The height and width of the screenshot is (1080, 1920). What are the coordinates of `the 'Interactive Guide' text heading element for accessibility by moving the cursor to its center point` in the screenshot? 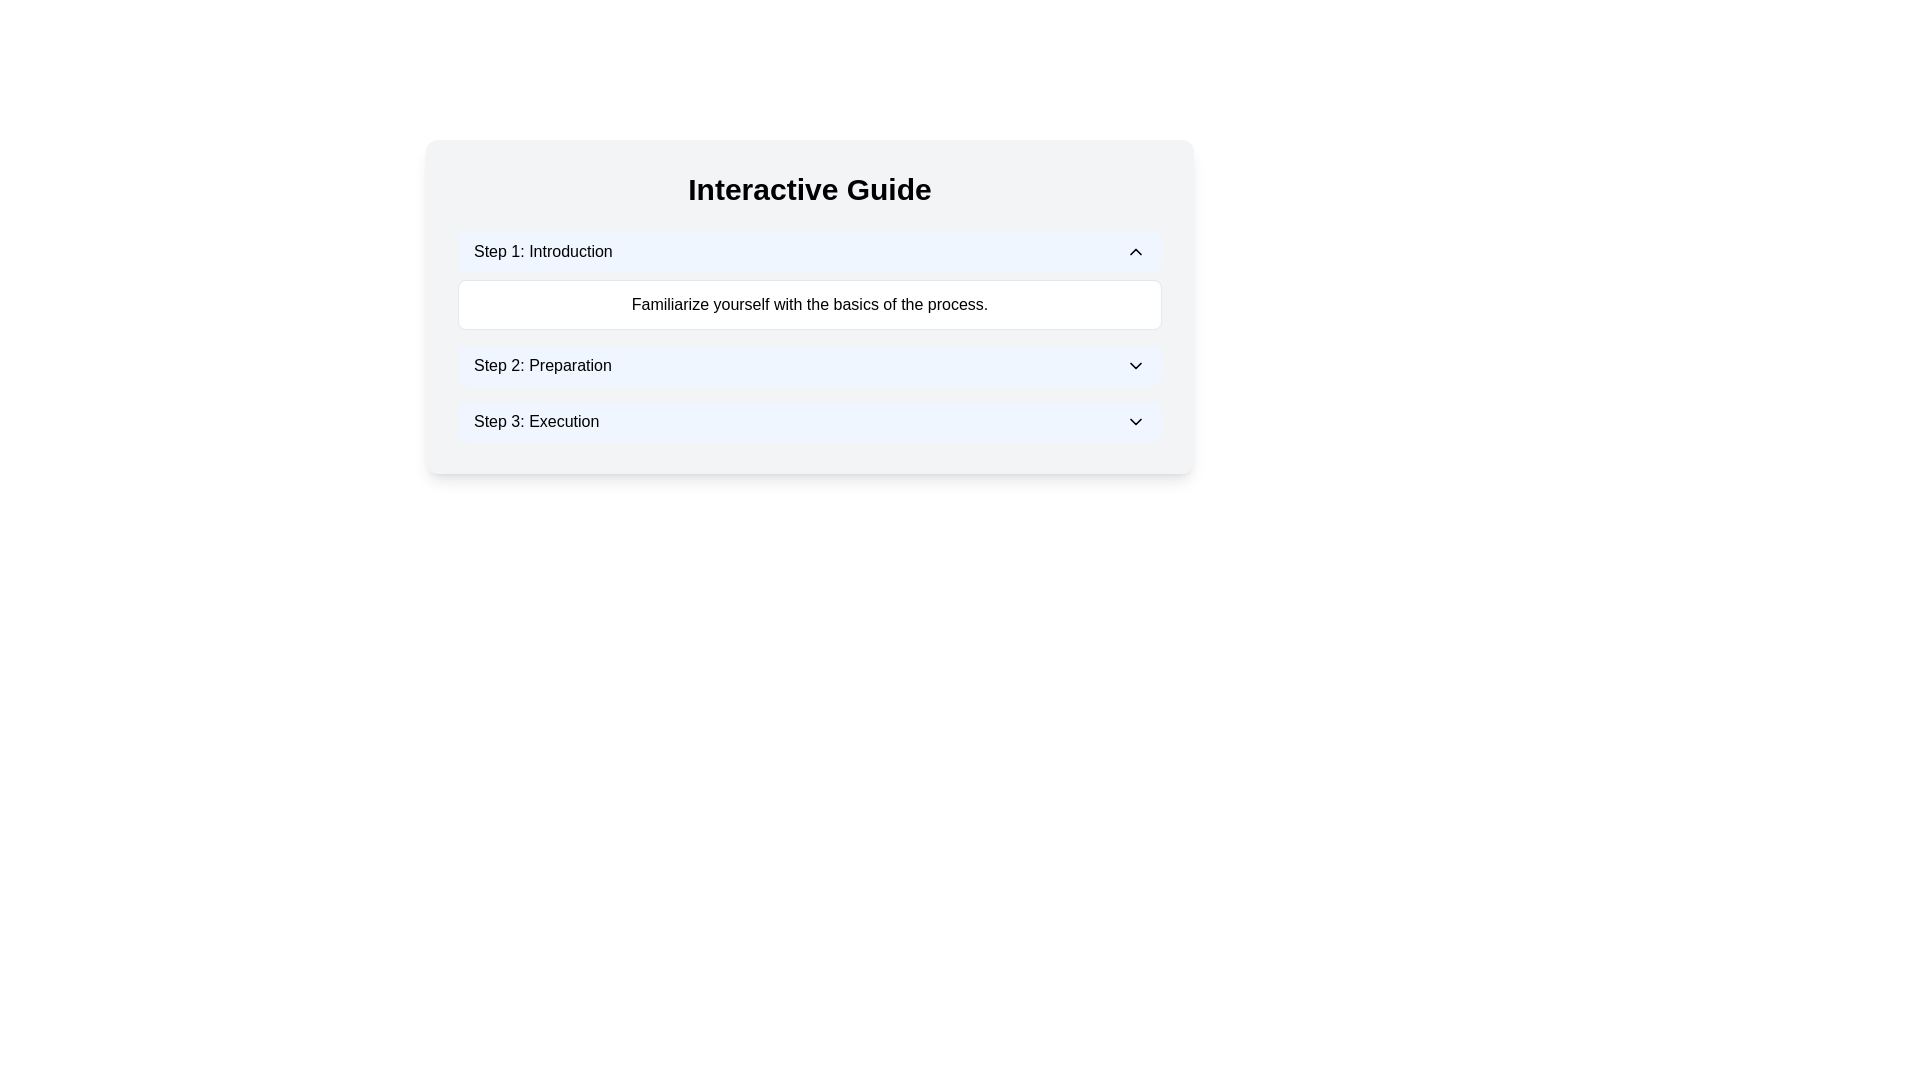 It's located at (810, 189).